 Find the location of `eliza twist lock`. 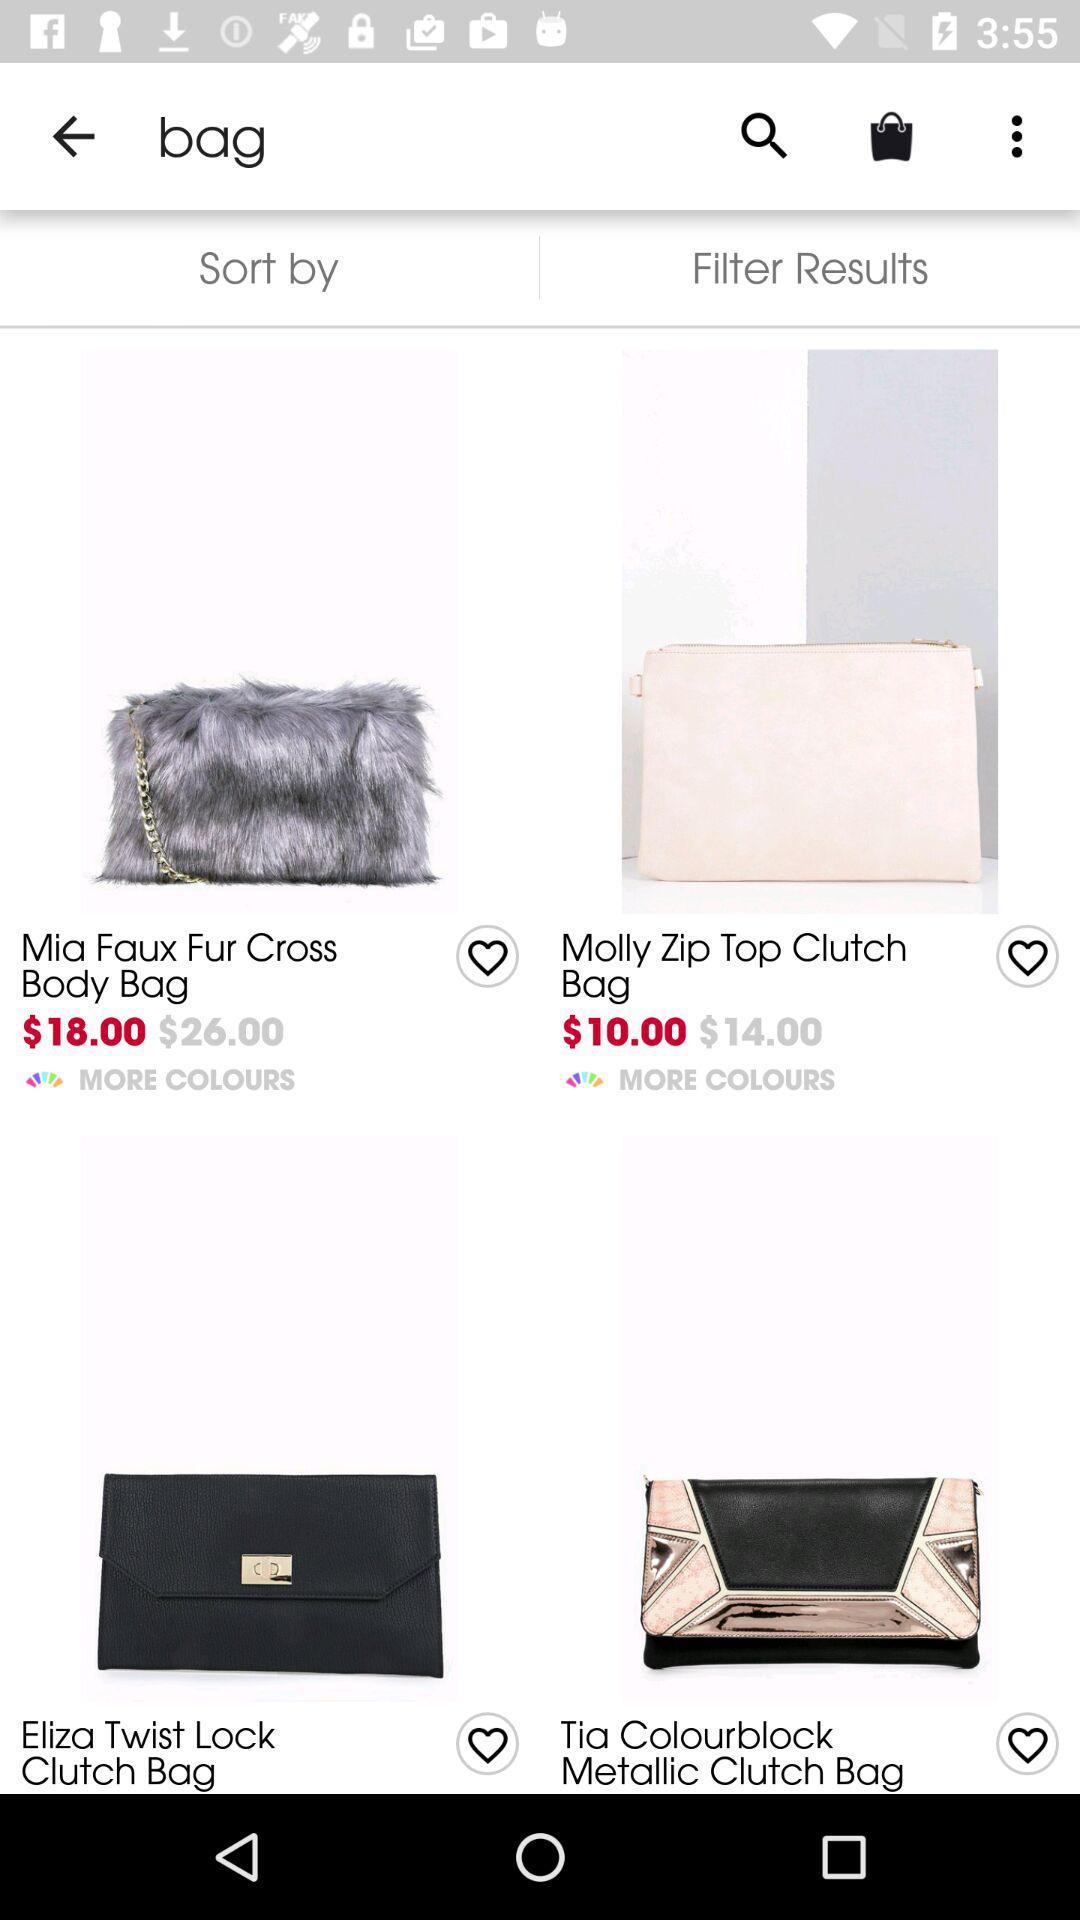

eliza twist lock is located at coordinates (207, 1751).